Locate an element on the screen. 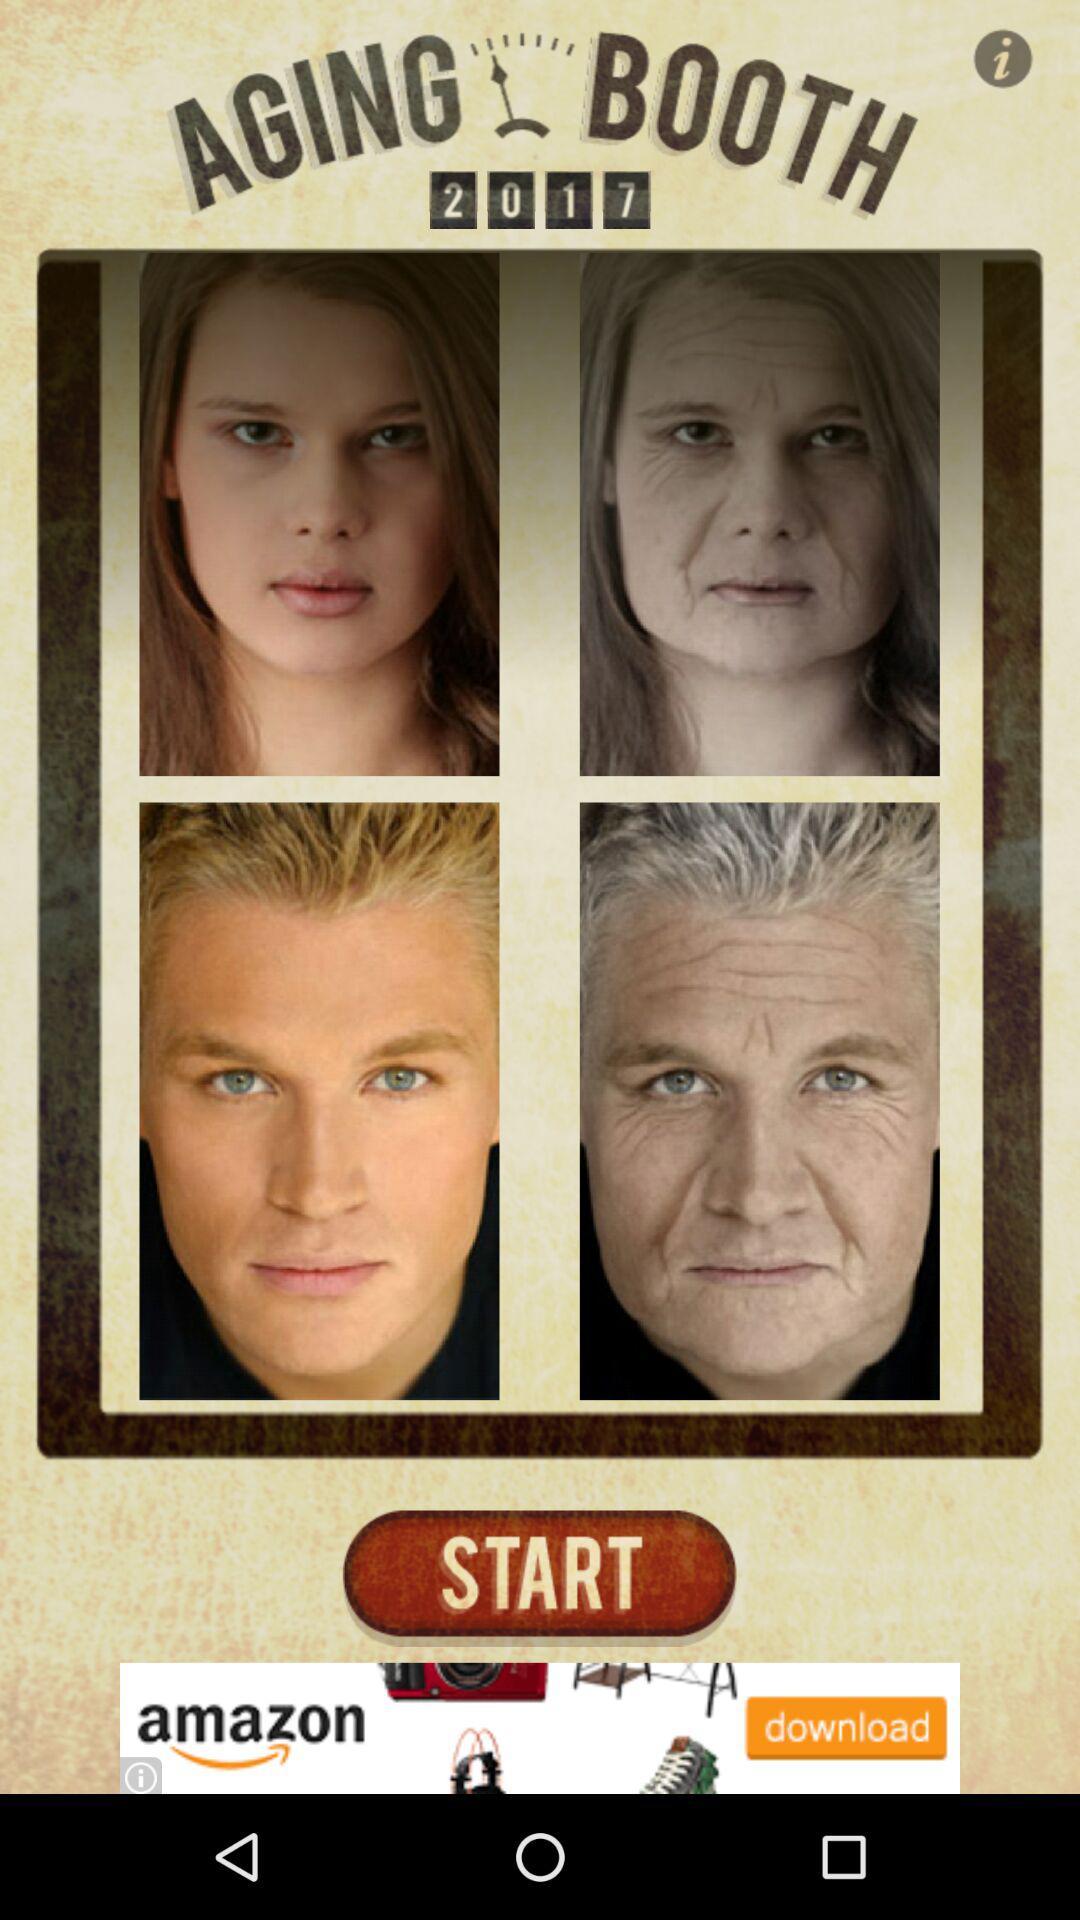 This screenshot has width=1080, height=1920. the info icon is located at coordinates (1003, 58).